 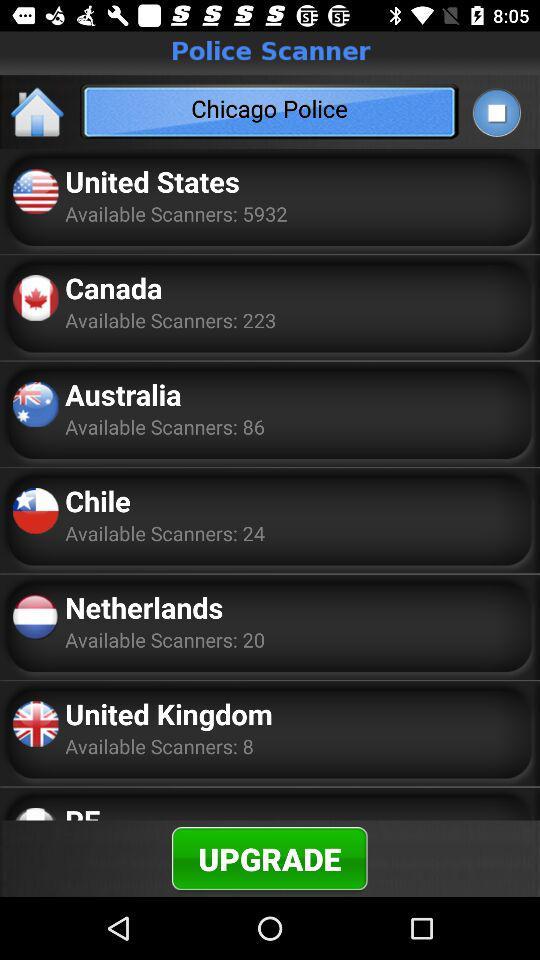 What do you see at coordinates (143, 606) in the screenshot?
I see `the app above the available scanners: 20 icon` at bounding box center [143, 606].